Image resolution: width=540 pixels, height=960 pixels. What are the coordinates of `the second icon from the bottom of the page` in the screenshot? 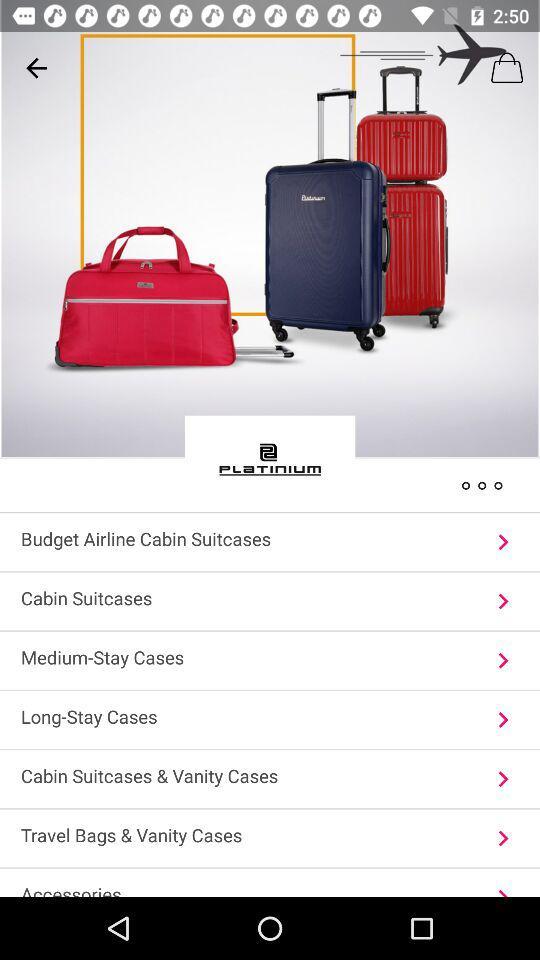 It's located at (502, 838).